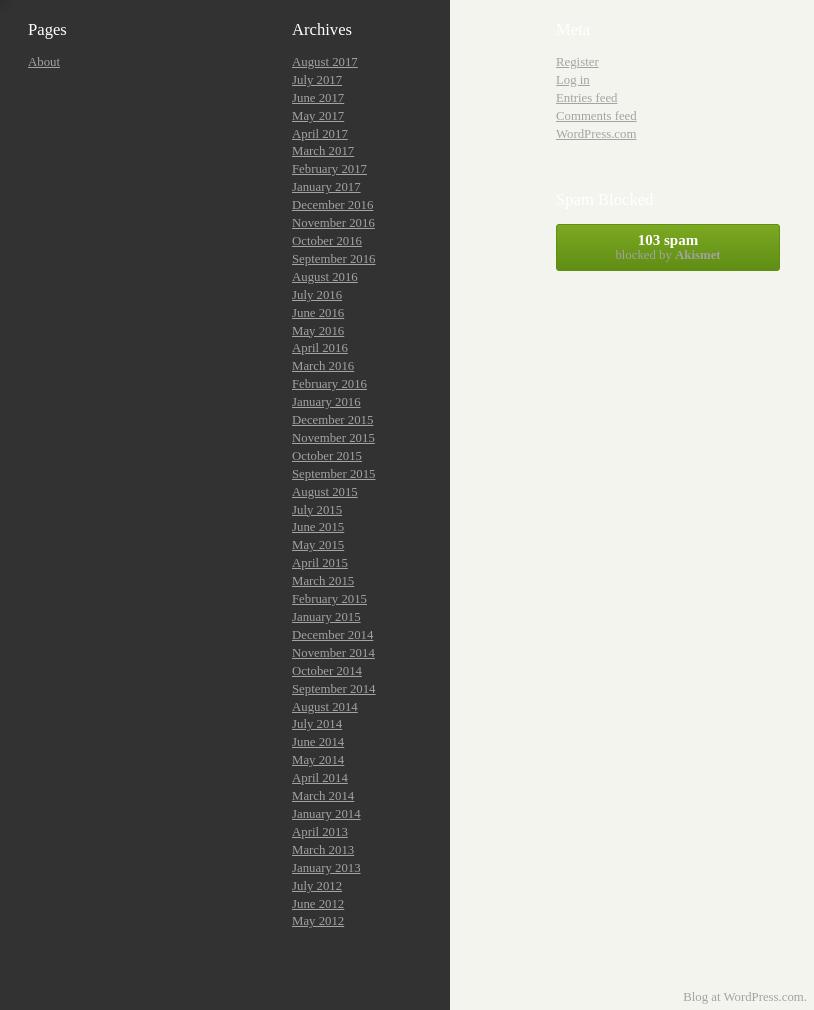 This screenshot has height=1010, width=814. I want to click on 'January 2015', so click(326, 616).